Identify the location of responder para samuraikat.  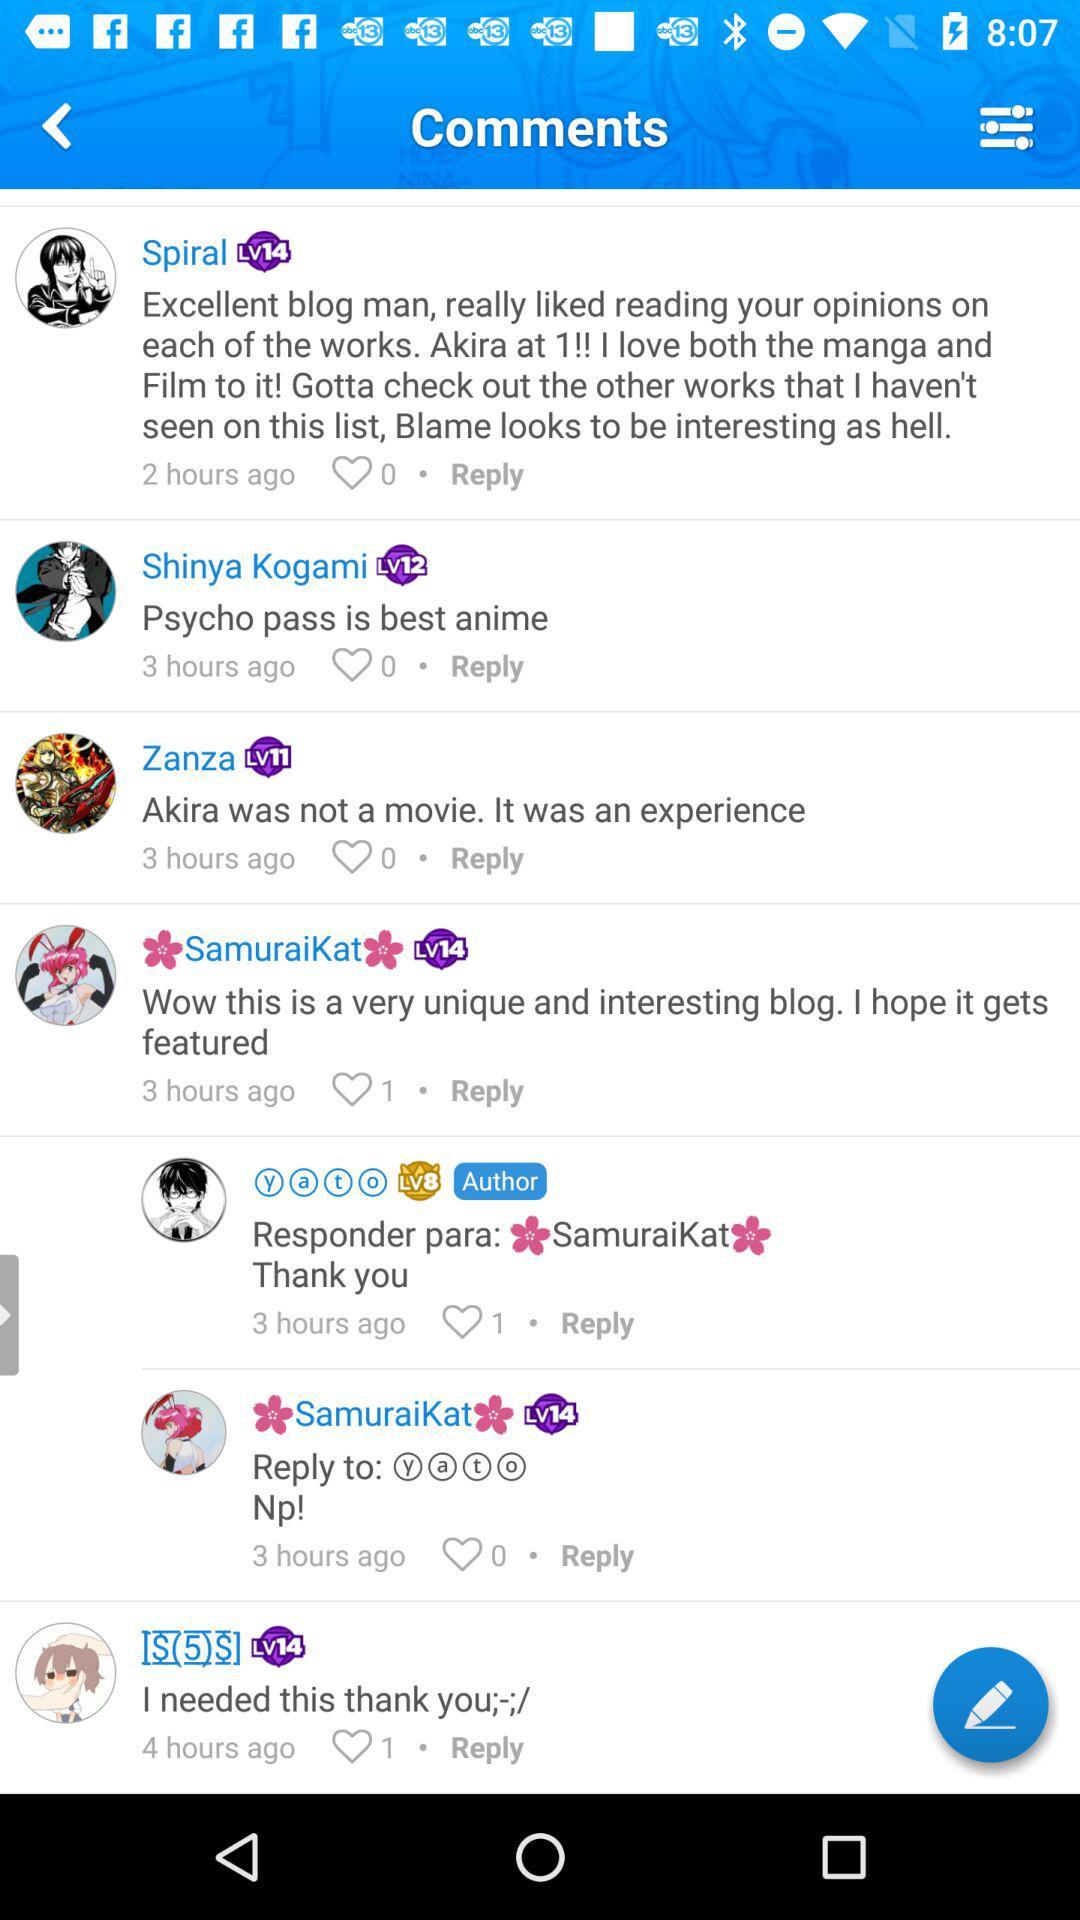
(652, 1252).